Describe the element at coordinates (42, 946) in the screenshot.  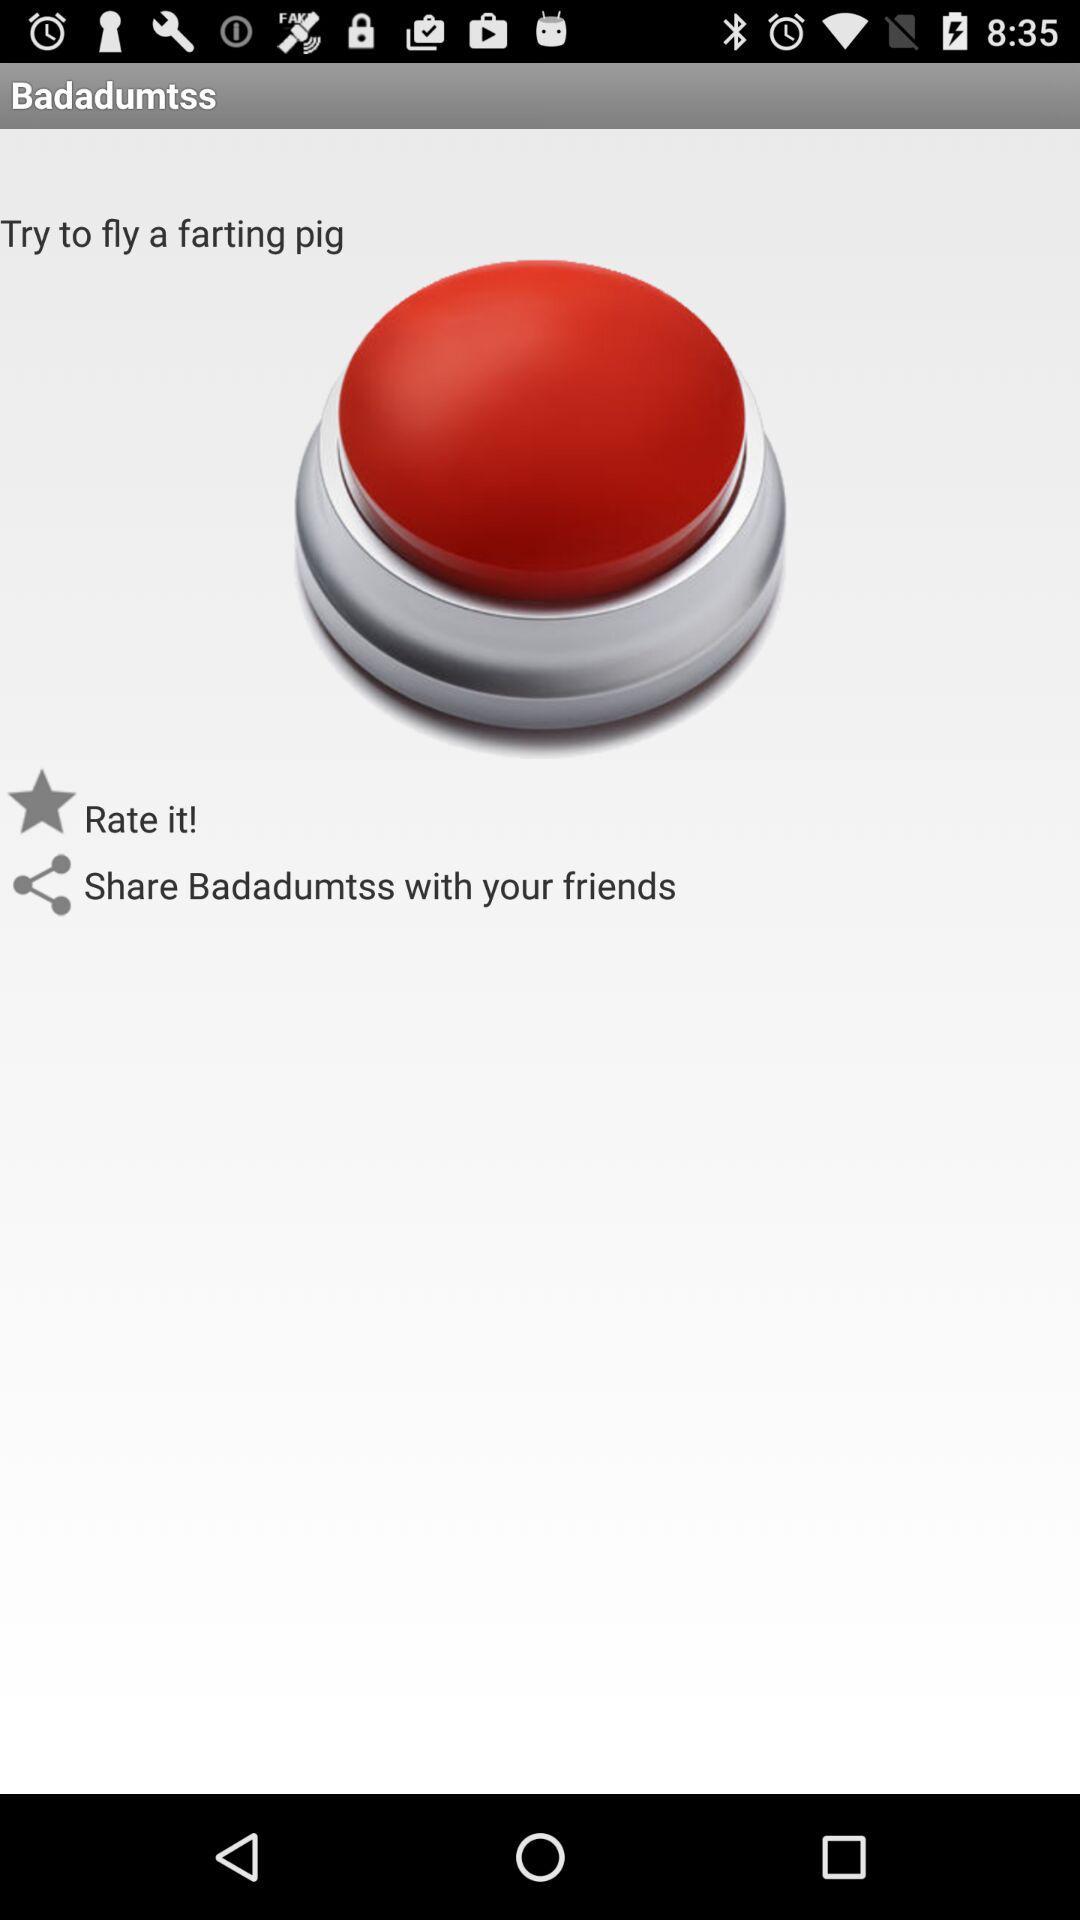
I see `the share icon` at that location.